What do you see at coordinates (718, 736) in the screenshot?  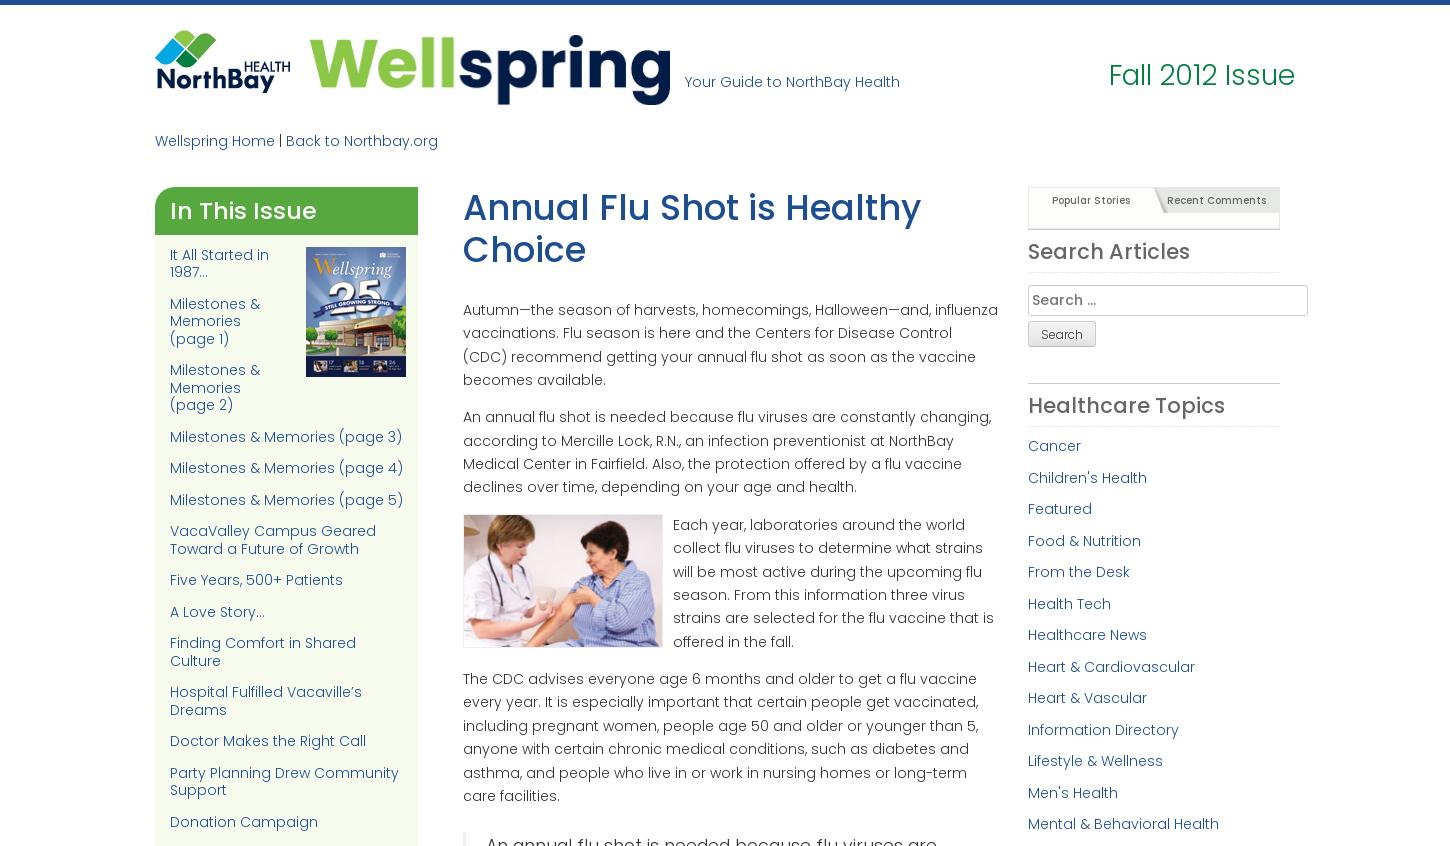 I see `'The CDC advises everyone age 6 months and older to get a flu vaccine every year. It is especially important that certain people get vaccinated, including pregnant women, people age 50 and older or younger than 5, anyone with certain chronic medical conditions, such as diabetes and asthma, and people who live in or work in nursing homes or long-term care facilities.'` at bounding box center [718, 736].